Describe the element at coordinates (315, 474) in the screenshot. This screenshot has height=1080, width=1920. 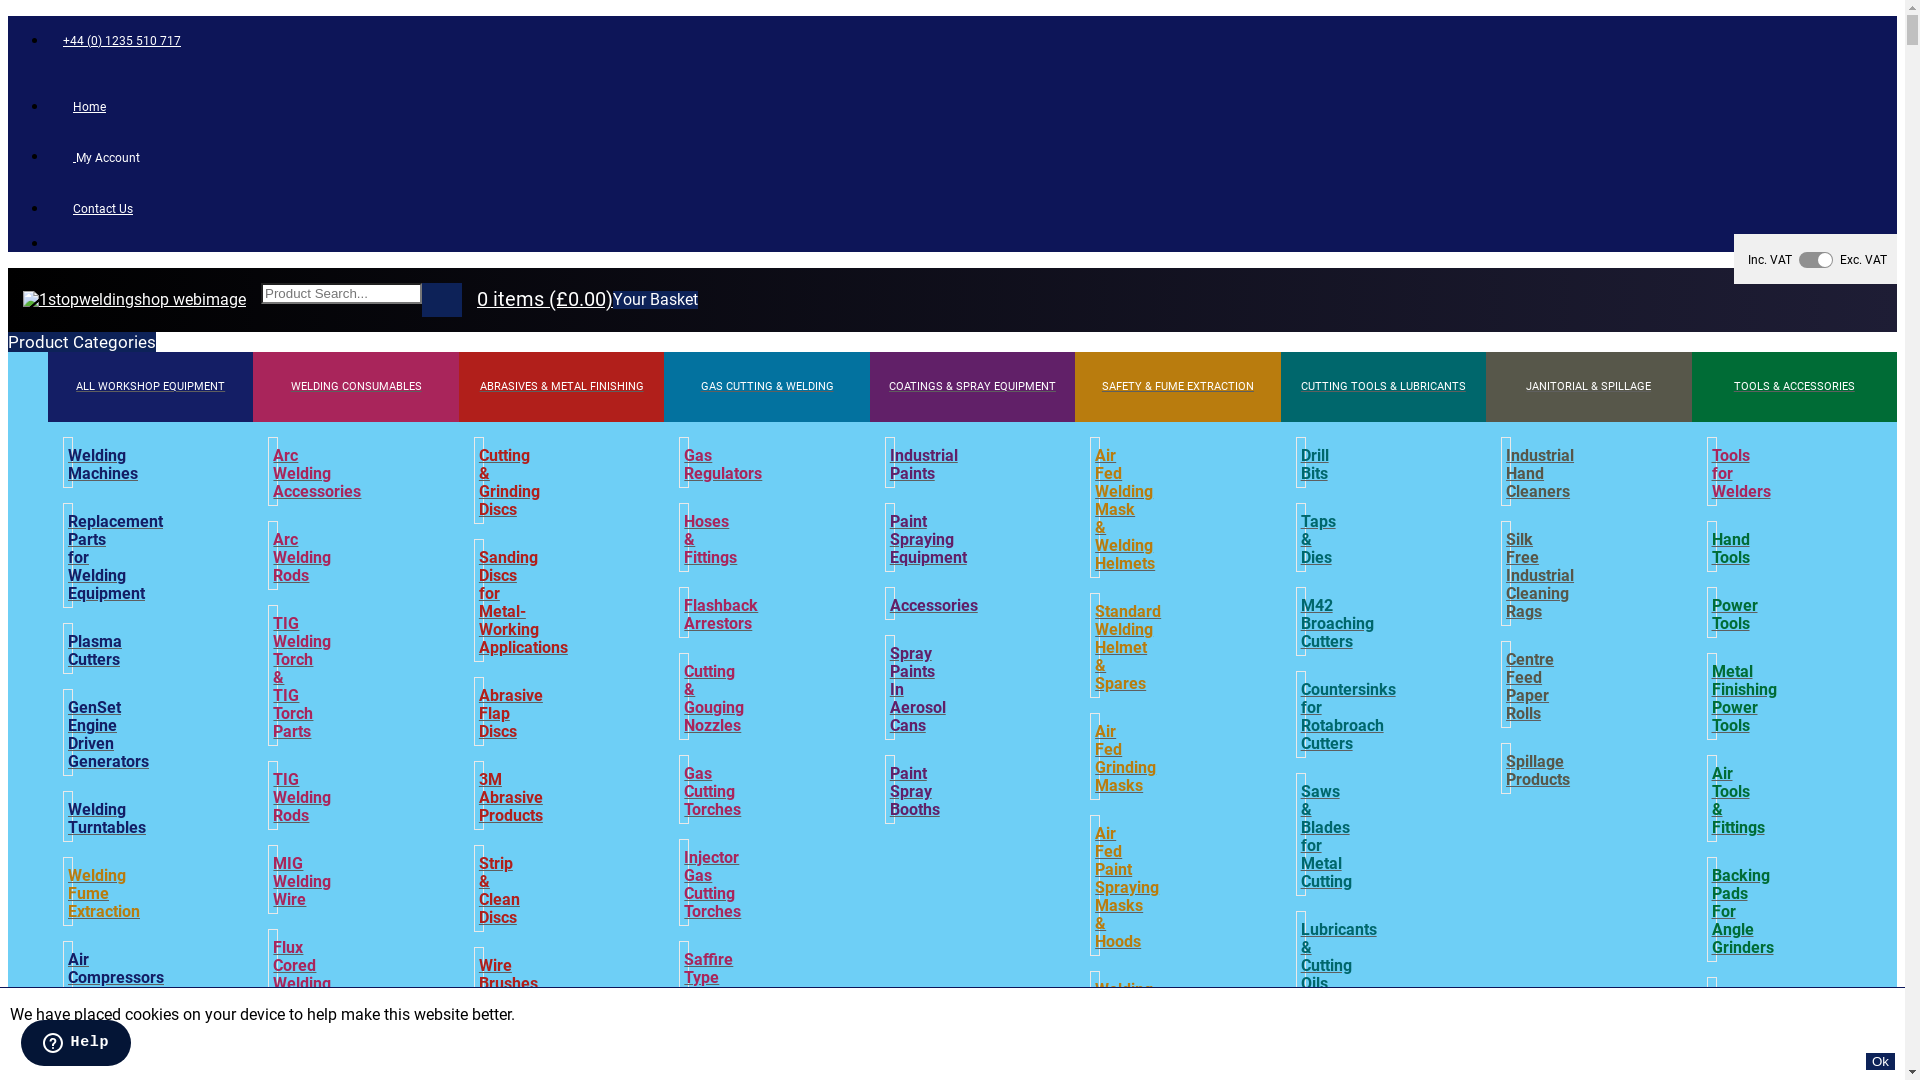
I see `'Arc Welding Accessories'` at that location.